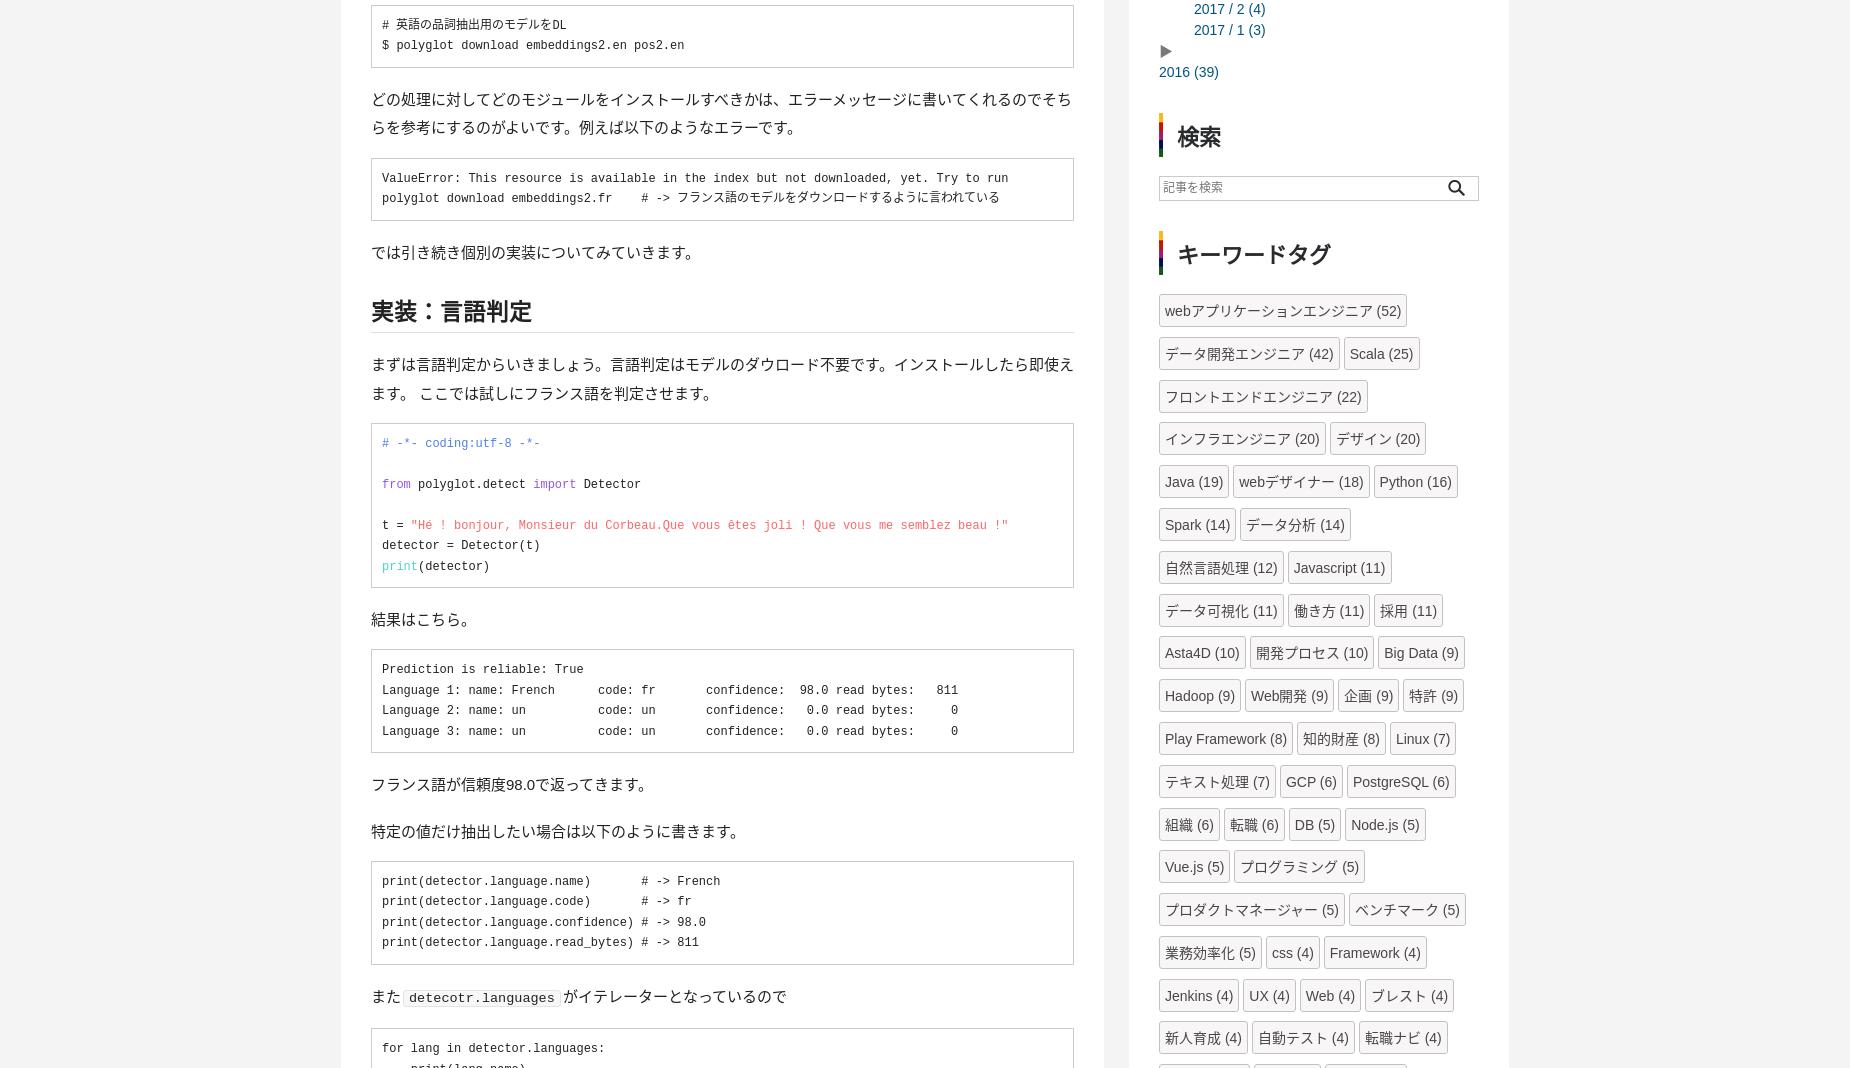 The width and height of the screenshot is (1850, 1068). What do you see at coordinates (1247, 351) in the screenshot?
I see `'データ開発エンジニア (42)'` at bounding box center [1247, 351].